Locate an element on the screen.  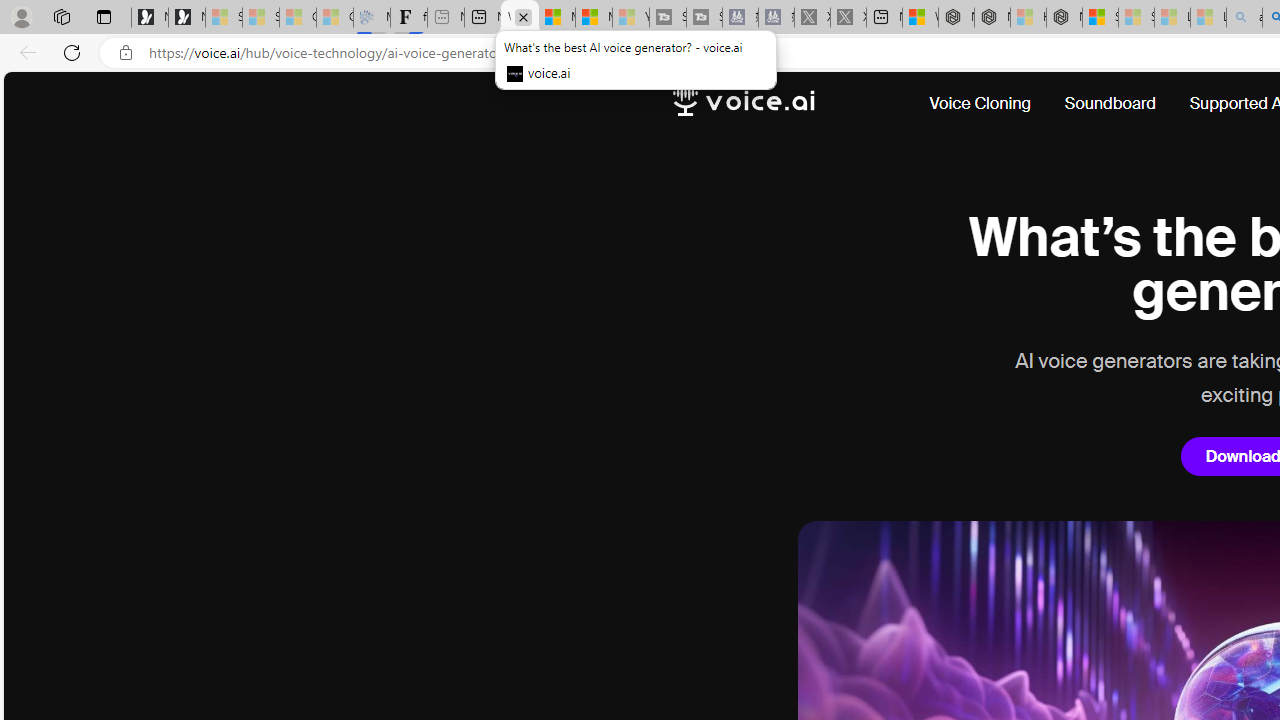
'Nordace - Nordace Siena Is Not An Ordinary Backpack' is located at coordinates (1063, 17).